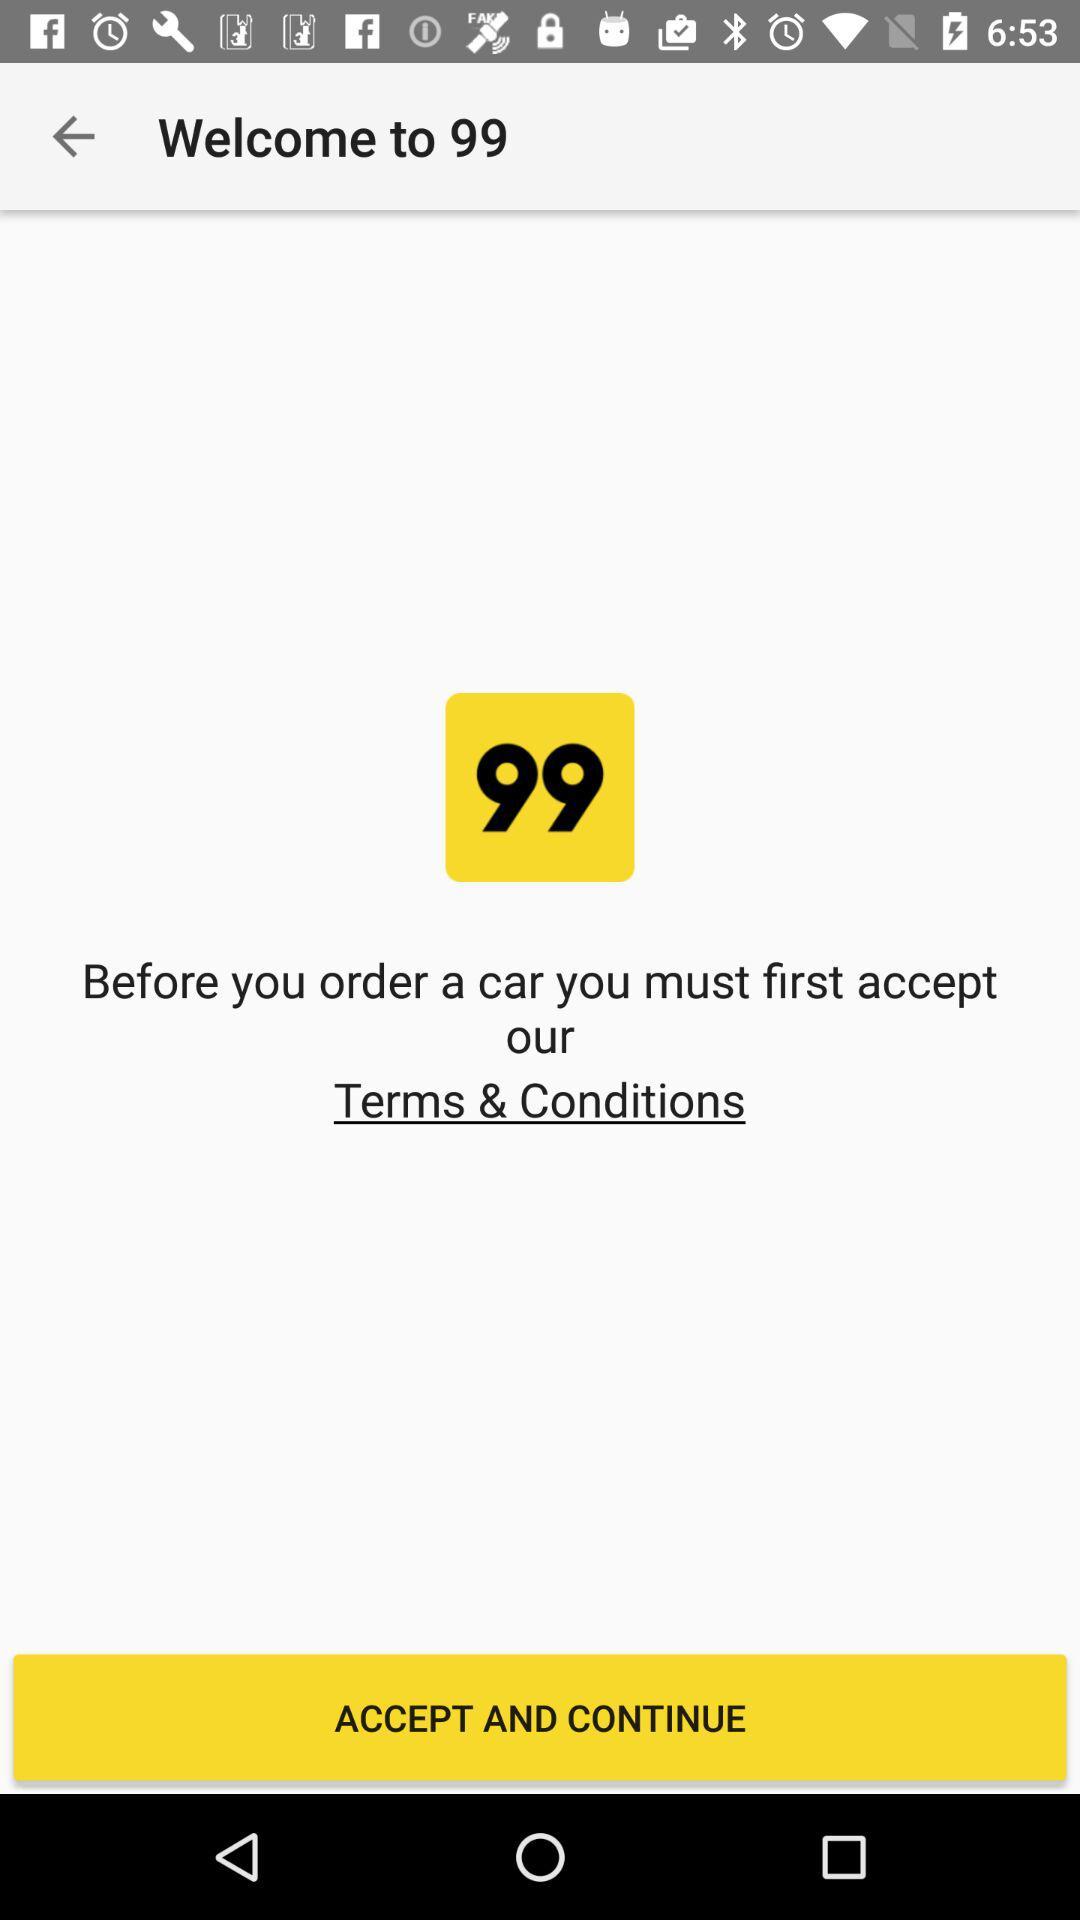 The width and height of the screenshot is (1080, 1920). What do you see at coordinates (538, 1098) in the screenshot?
I see `terms & conditions icon` at bounding box center [538, 1098].